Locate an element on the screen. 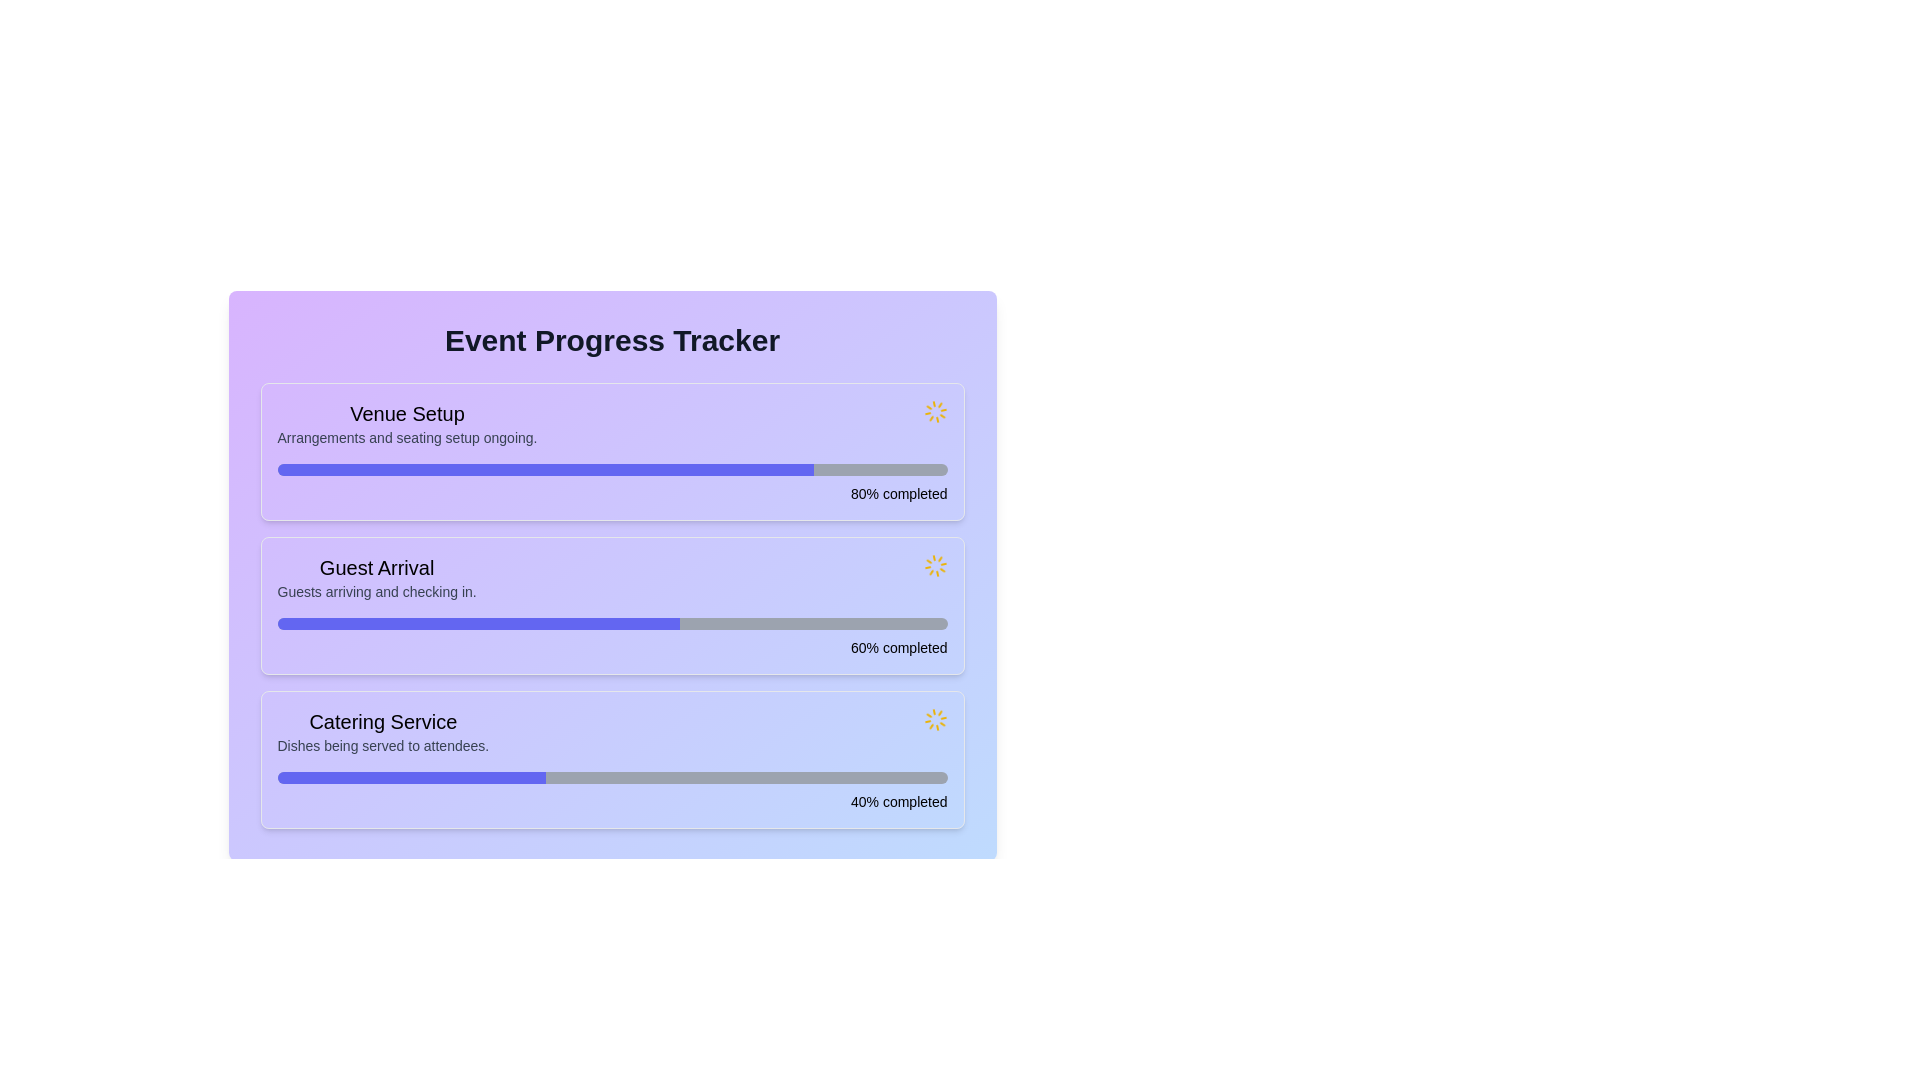 This screenshot has height=1080, width=1920. the rotating yellow loader icon located at the top-right corner of the 'Venue Setup' section is located at coordinates (934, 423).